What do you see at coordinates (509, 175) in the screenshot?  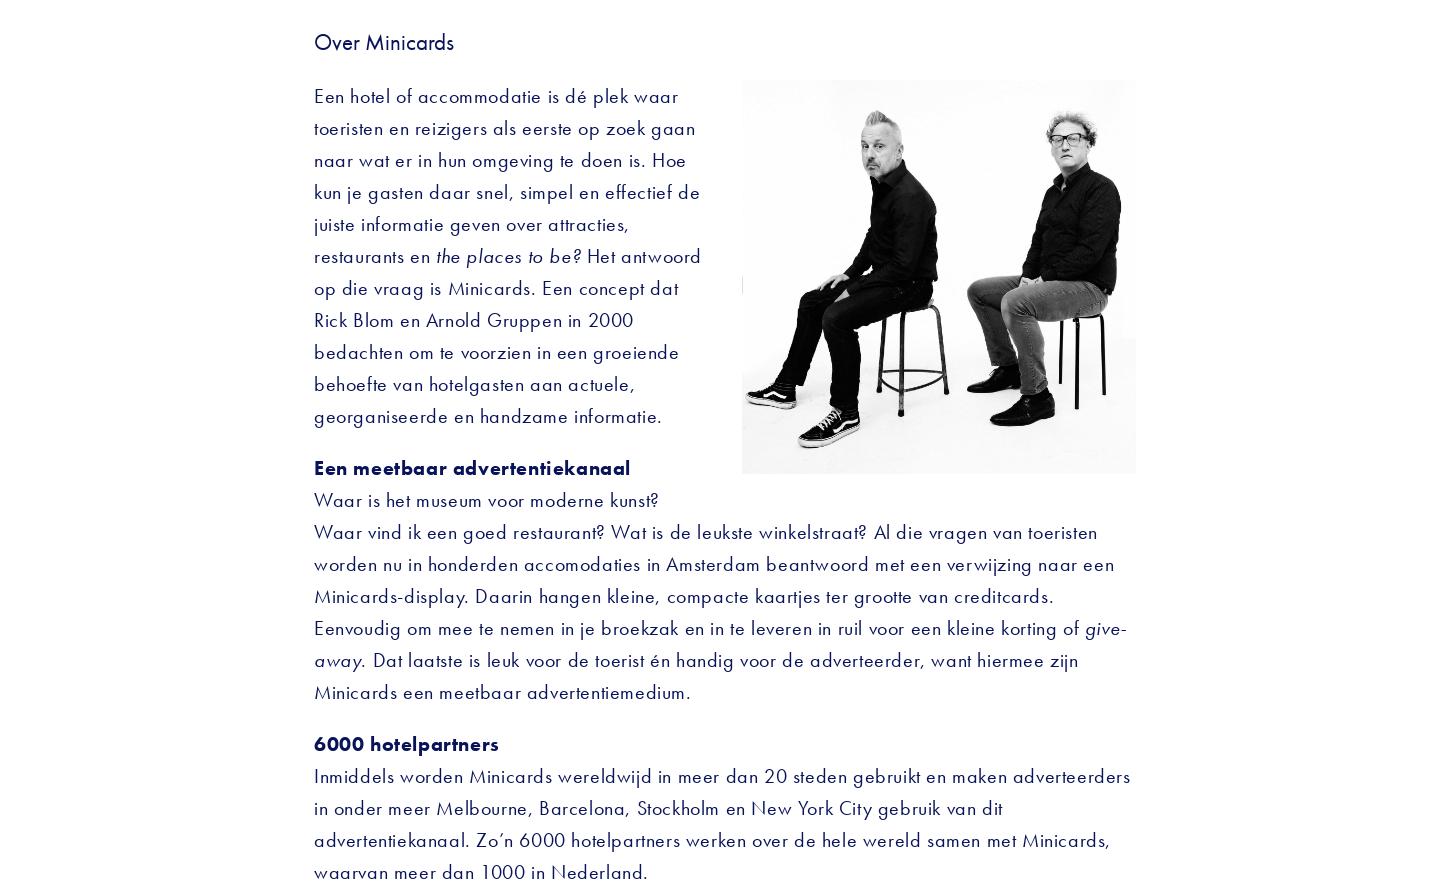 I see `'Een hotel of accommodatie is dé plek waar toeristen en reizigers als eerste op zoek gaan naar wat er in hun omgeving te doen is. Hoe kun je gasten daar snel, simpel en effectief de juiste informatie geven over attracties, restaurants en'` at bounding box center [509, 175].